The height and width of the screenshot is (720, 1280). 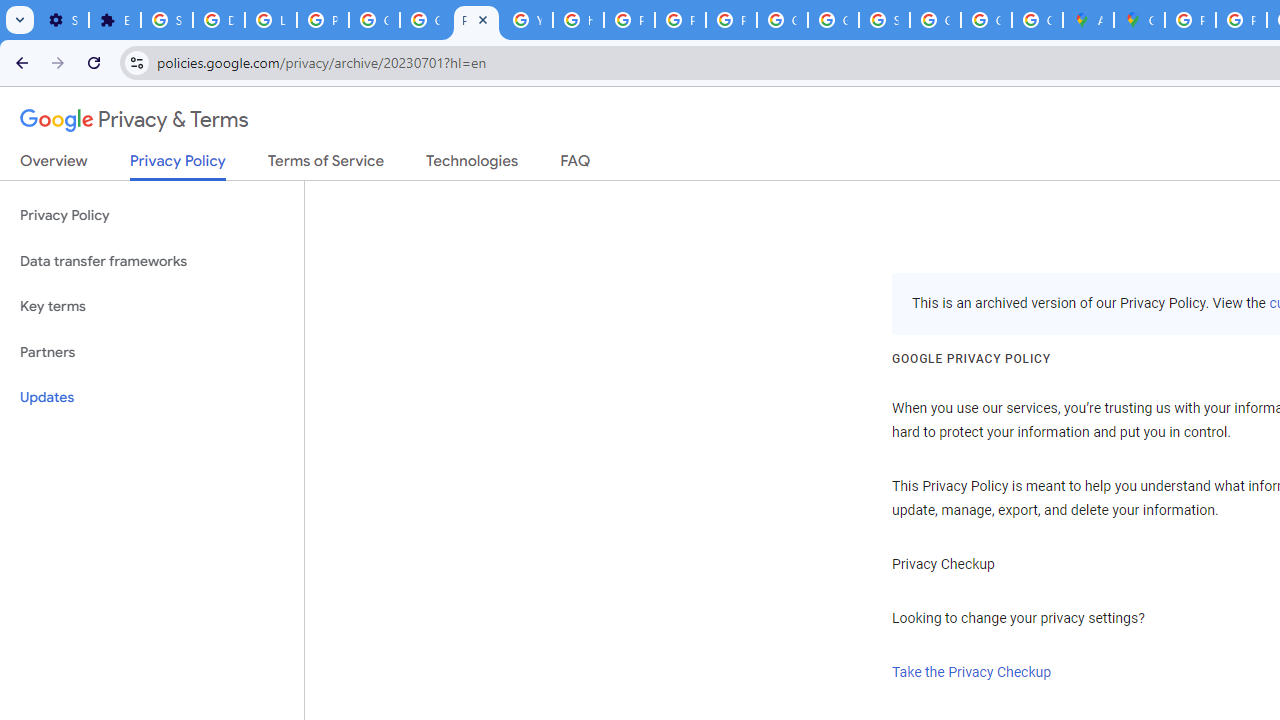 I want to click on 'Settings - On startup', so click(x=63, y=20).